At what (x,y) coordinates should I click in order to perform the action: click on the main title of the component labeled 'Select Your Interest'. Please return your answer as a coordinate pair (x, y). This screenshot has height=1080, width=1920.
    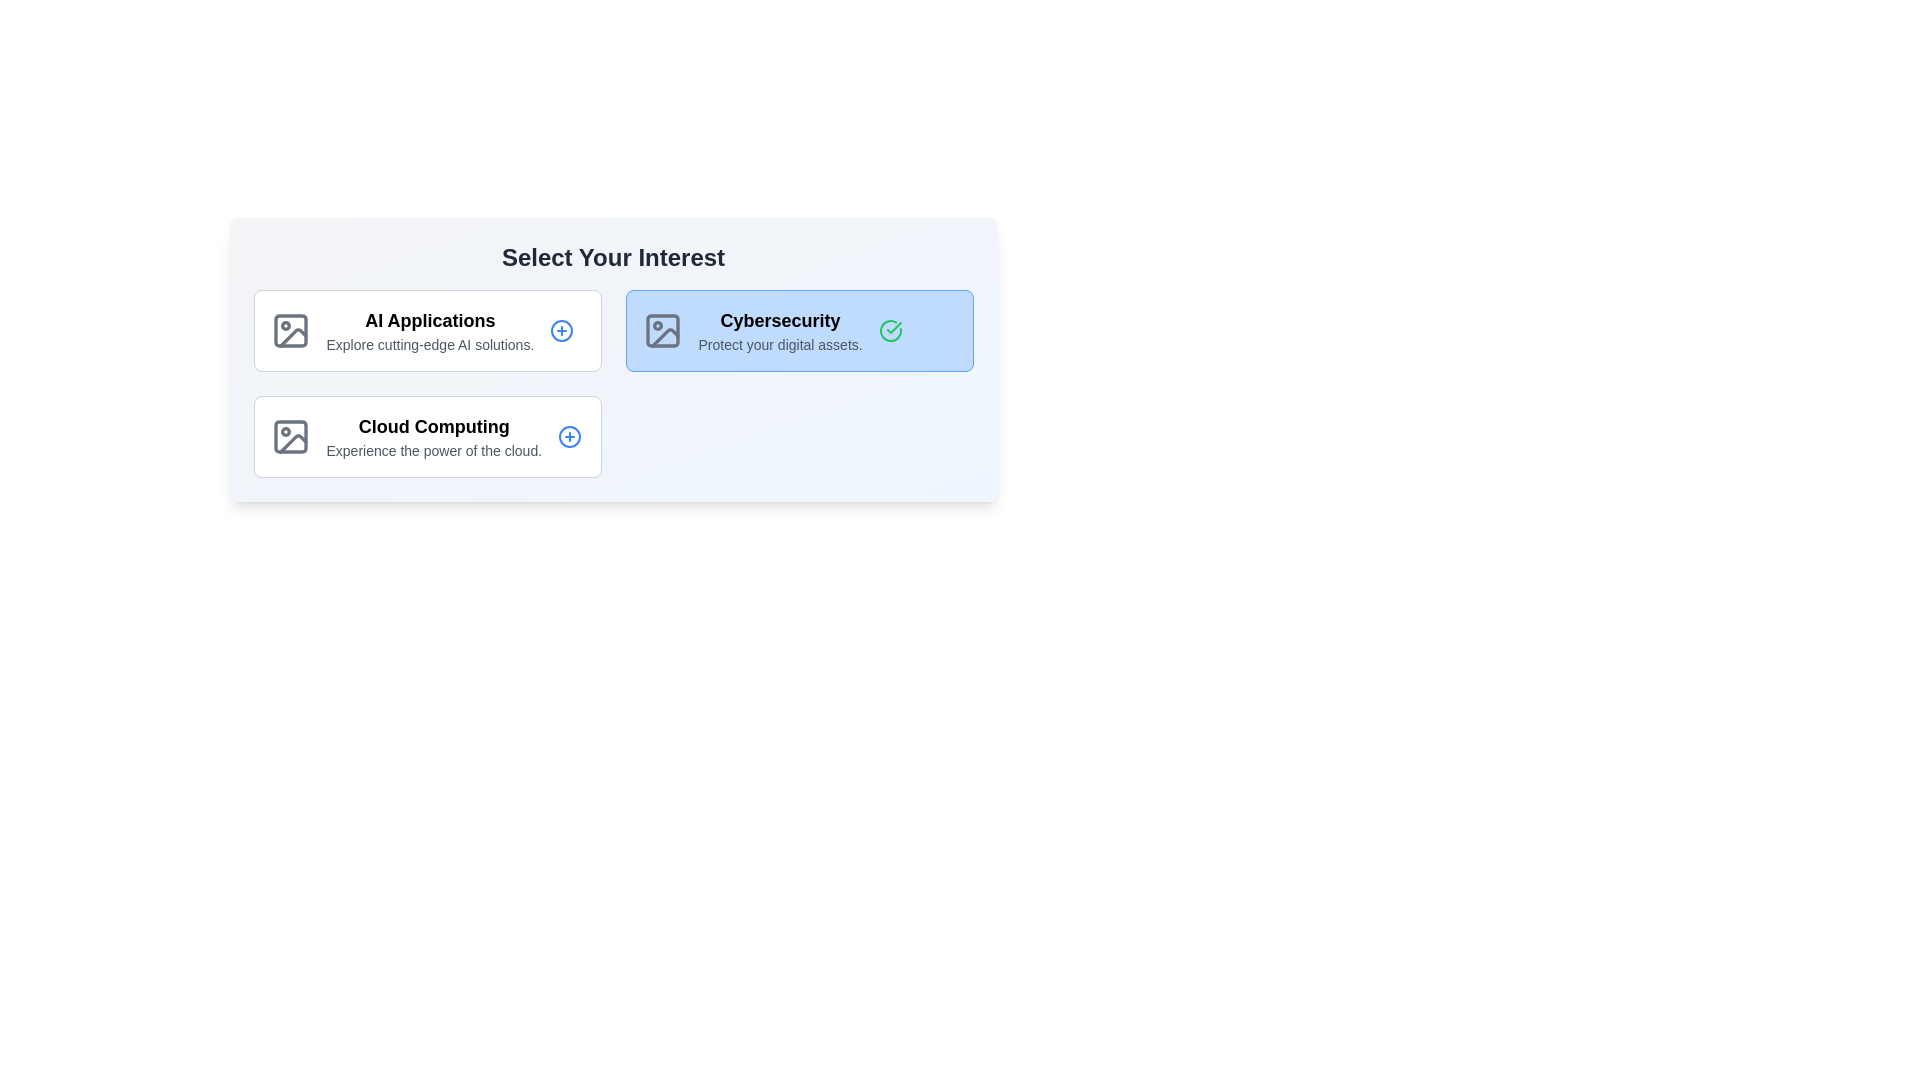
    Looking at the image, I should click on (612, 257).